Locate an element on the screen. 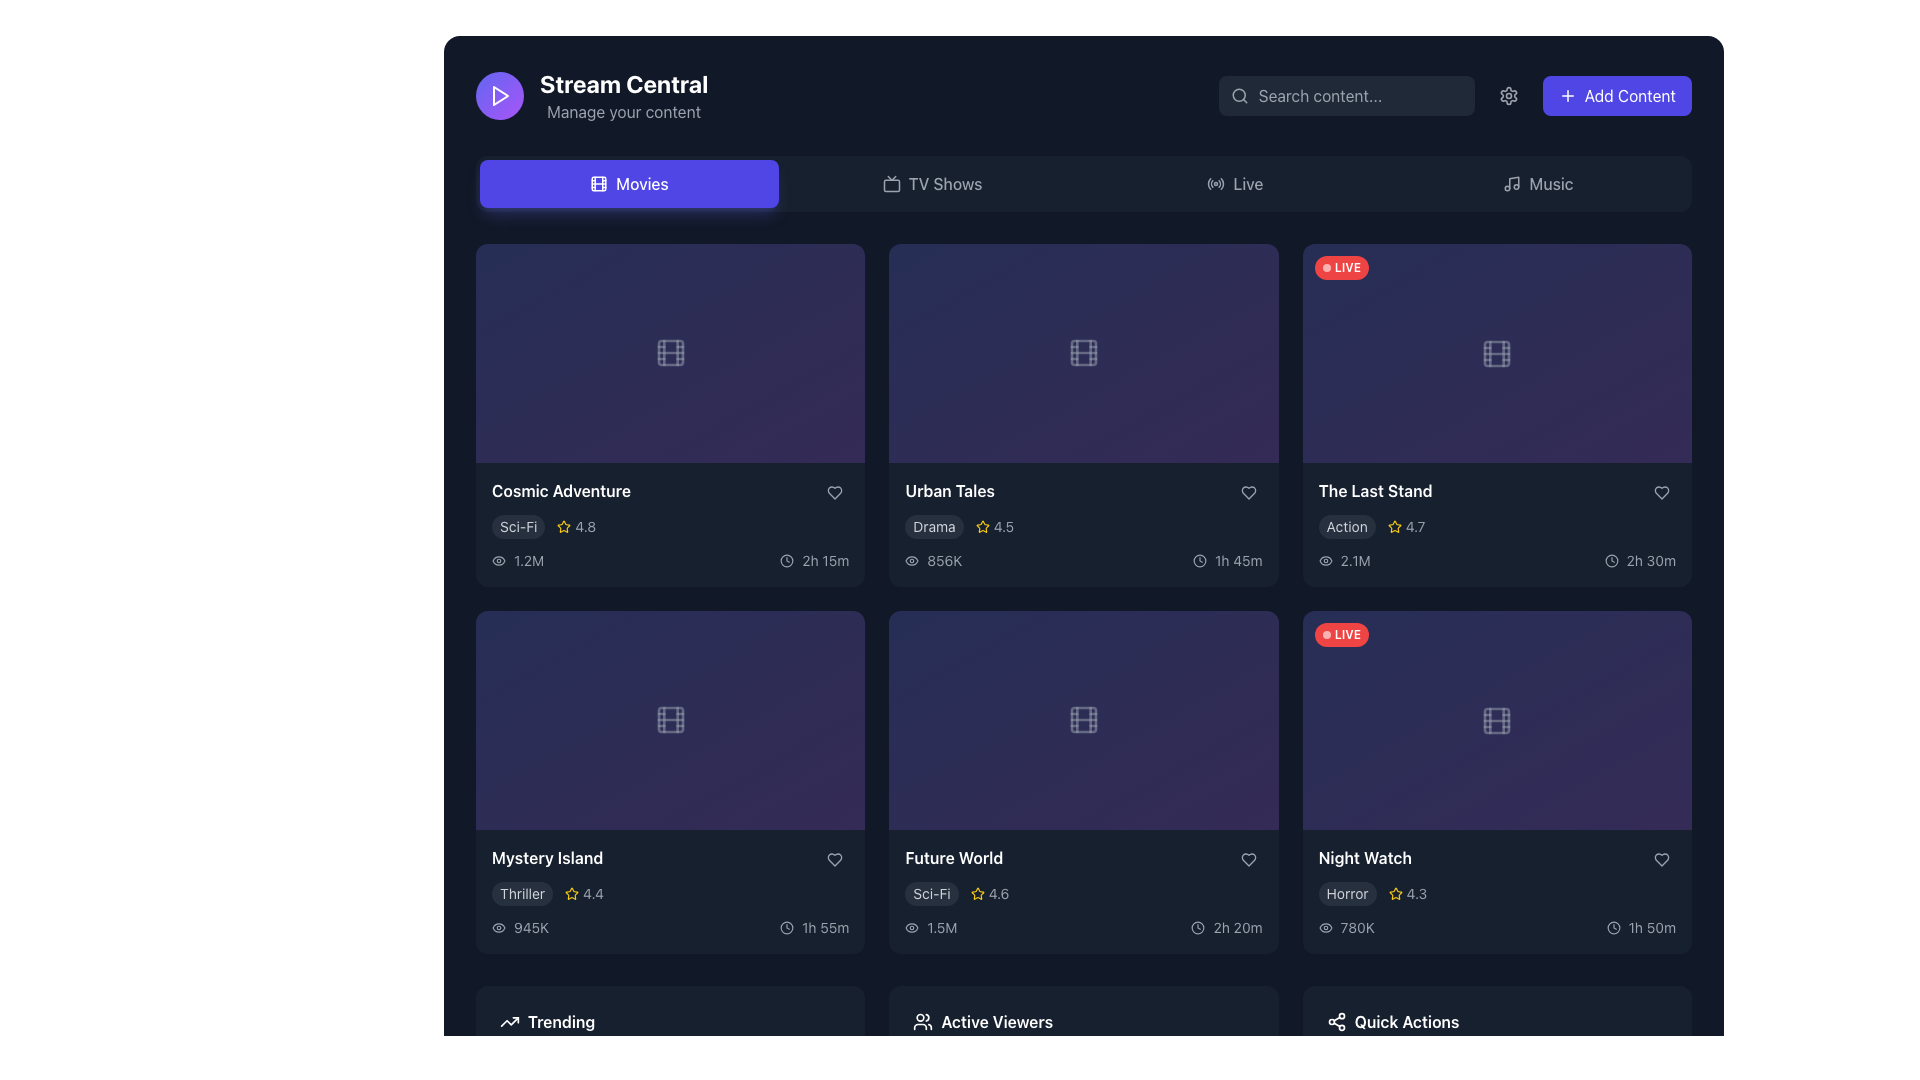 The height and width of the screenshot is (1080, 1920). the graphic icon representing media content for the 'Cosmic Adventure' movie entry located centrally in the card's image area within the 'Stream Central' interface is located at coordinates (670, 352).